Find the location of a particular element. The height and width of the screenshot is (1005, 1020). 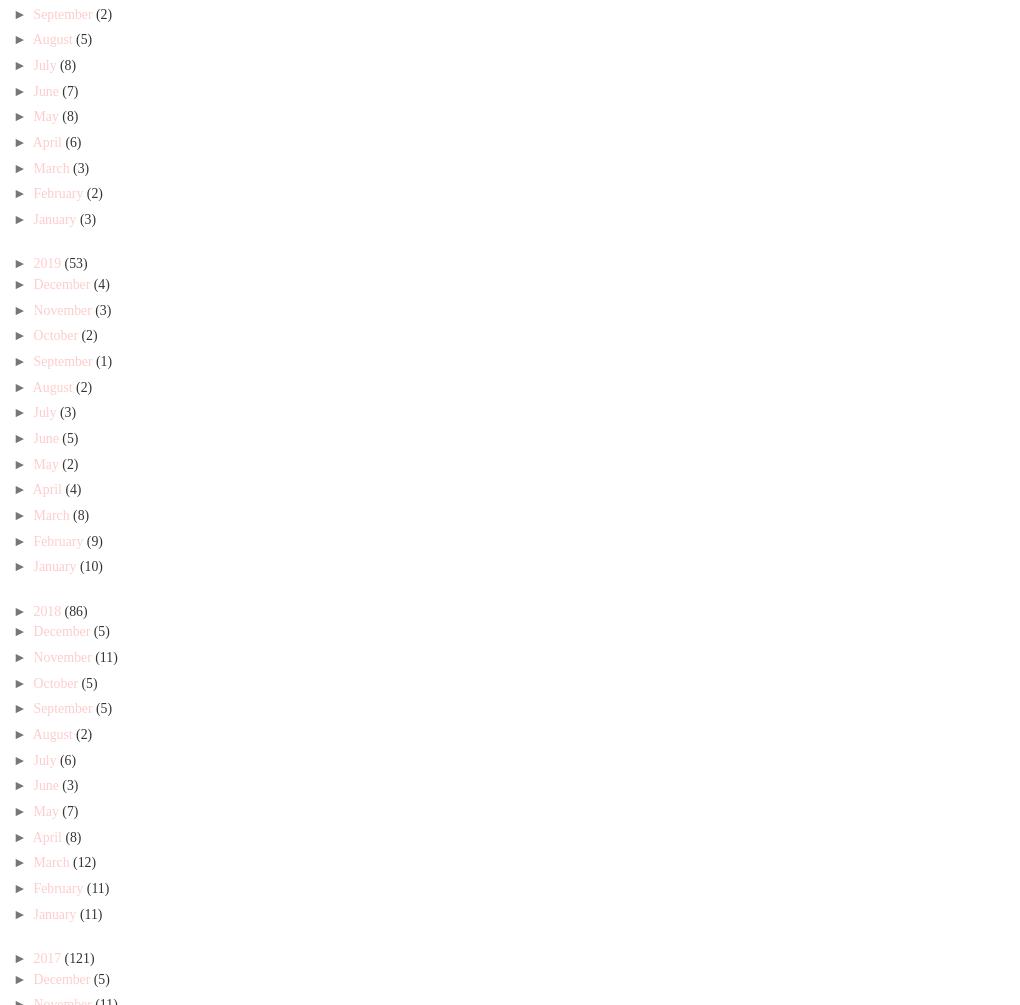

'2017' is located at coordinates (48, 956).